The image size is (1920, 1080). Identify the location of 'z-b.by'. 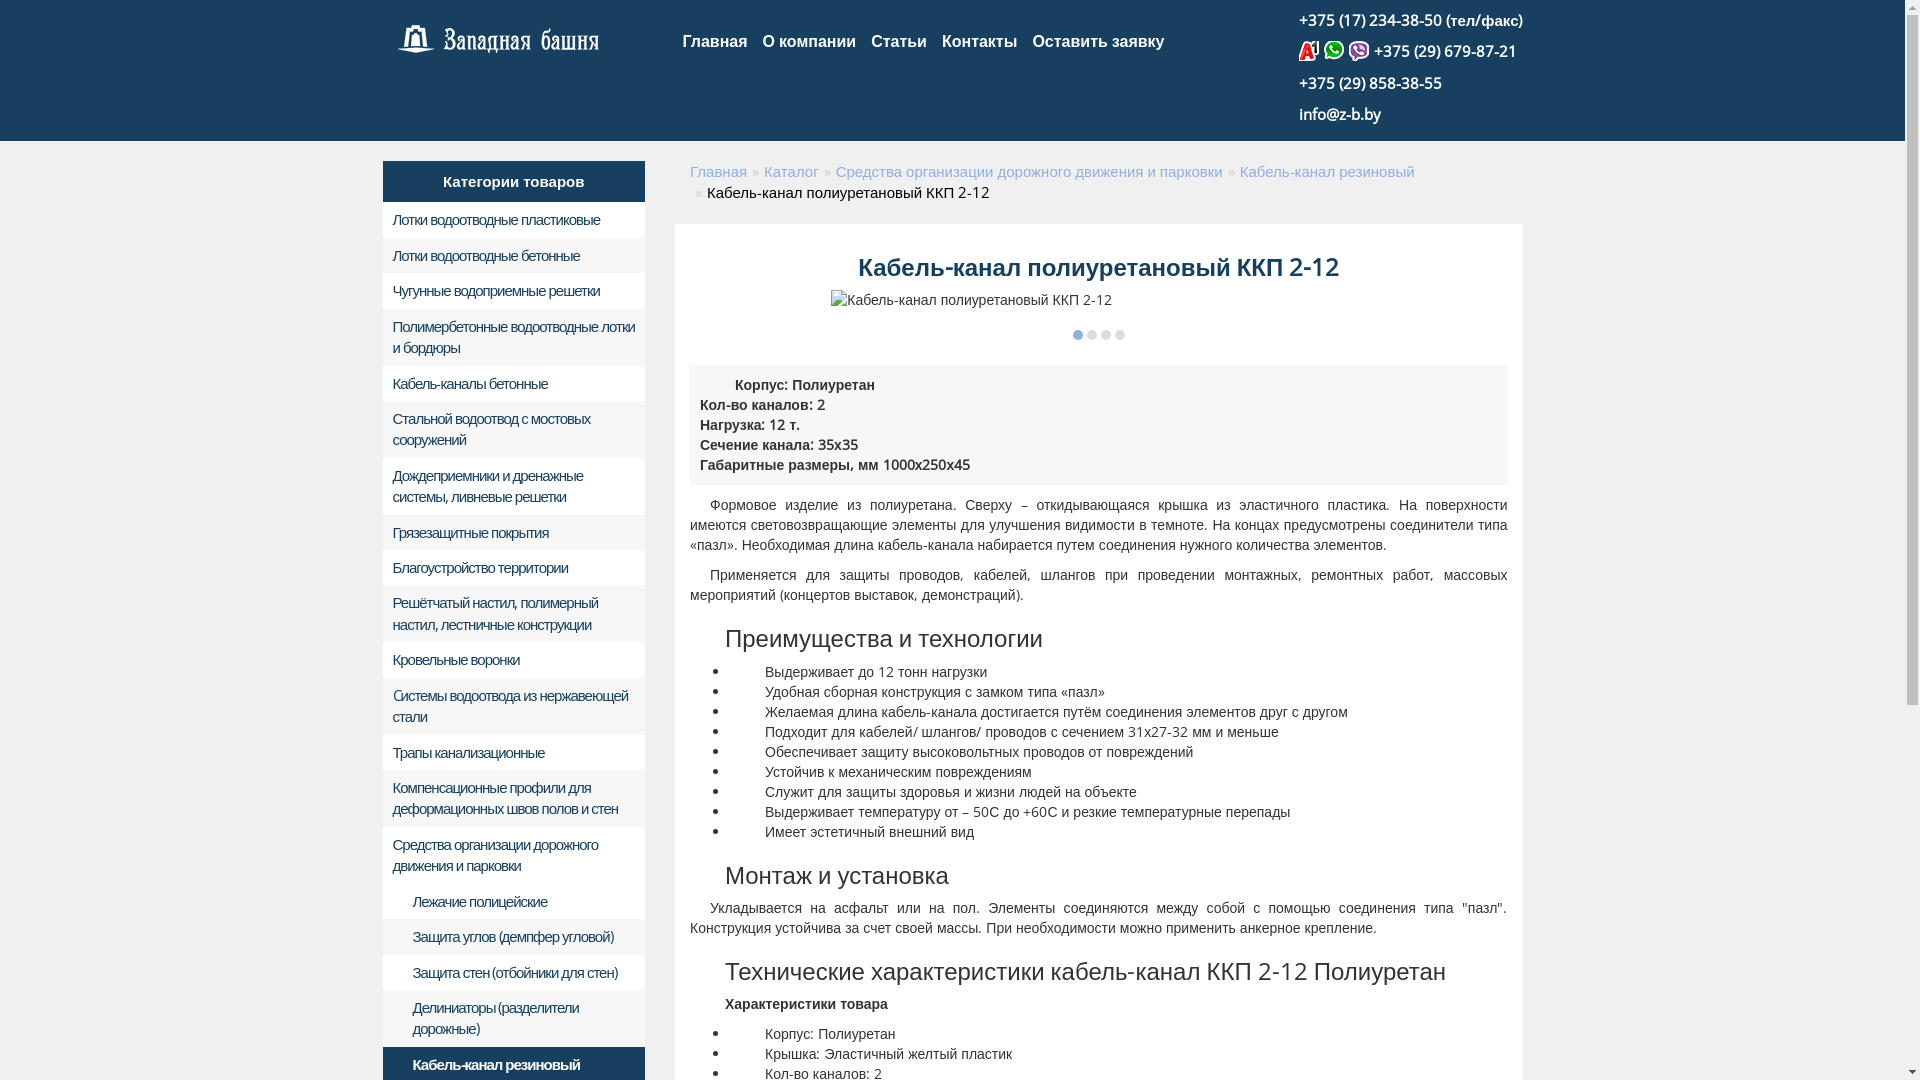
(498, 39).